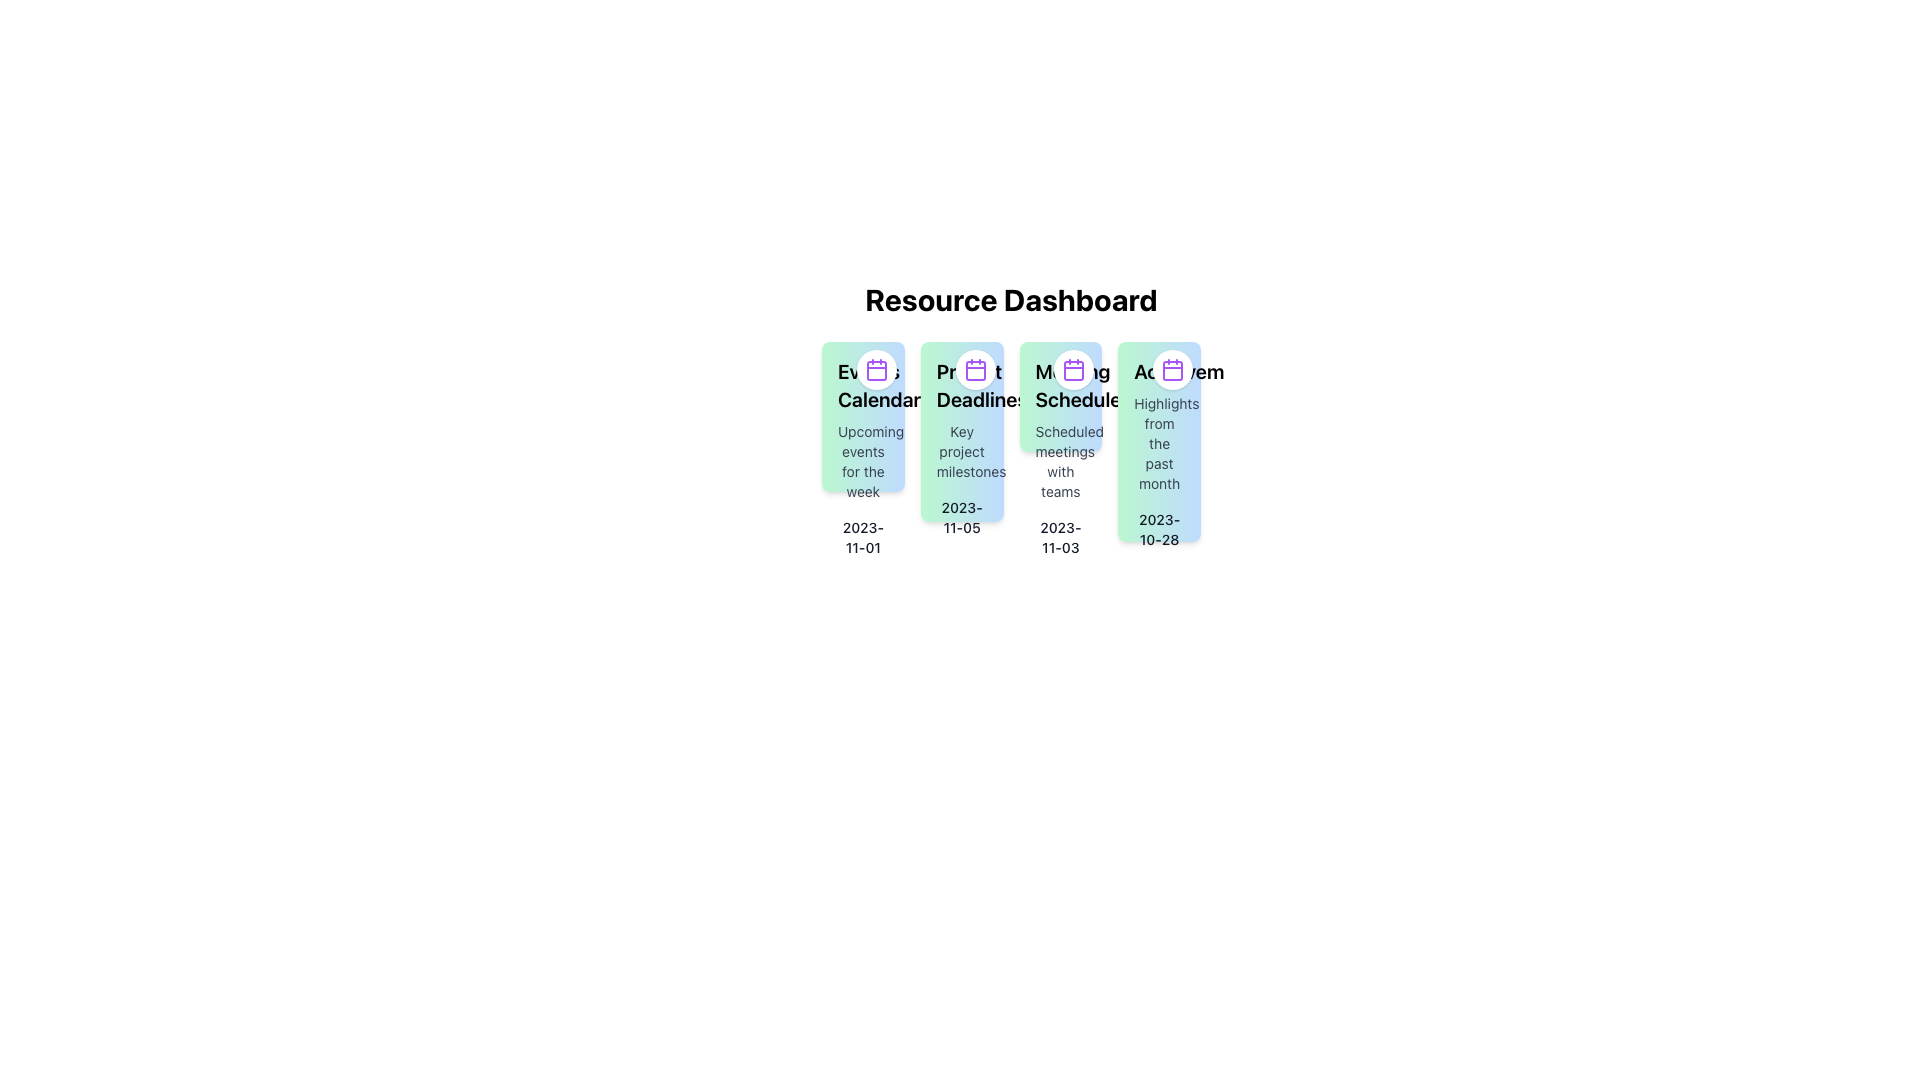 Image resolution: width=1920 pixels, height=1080 pixels. Describe the element at coordinates (863, 385) in the screenshot. I see `the 'Events Calendar' text label, which is styled with a bold font and located within a gradient-filled box transitioning from green to blue` at that location.